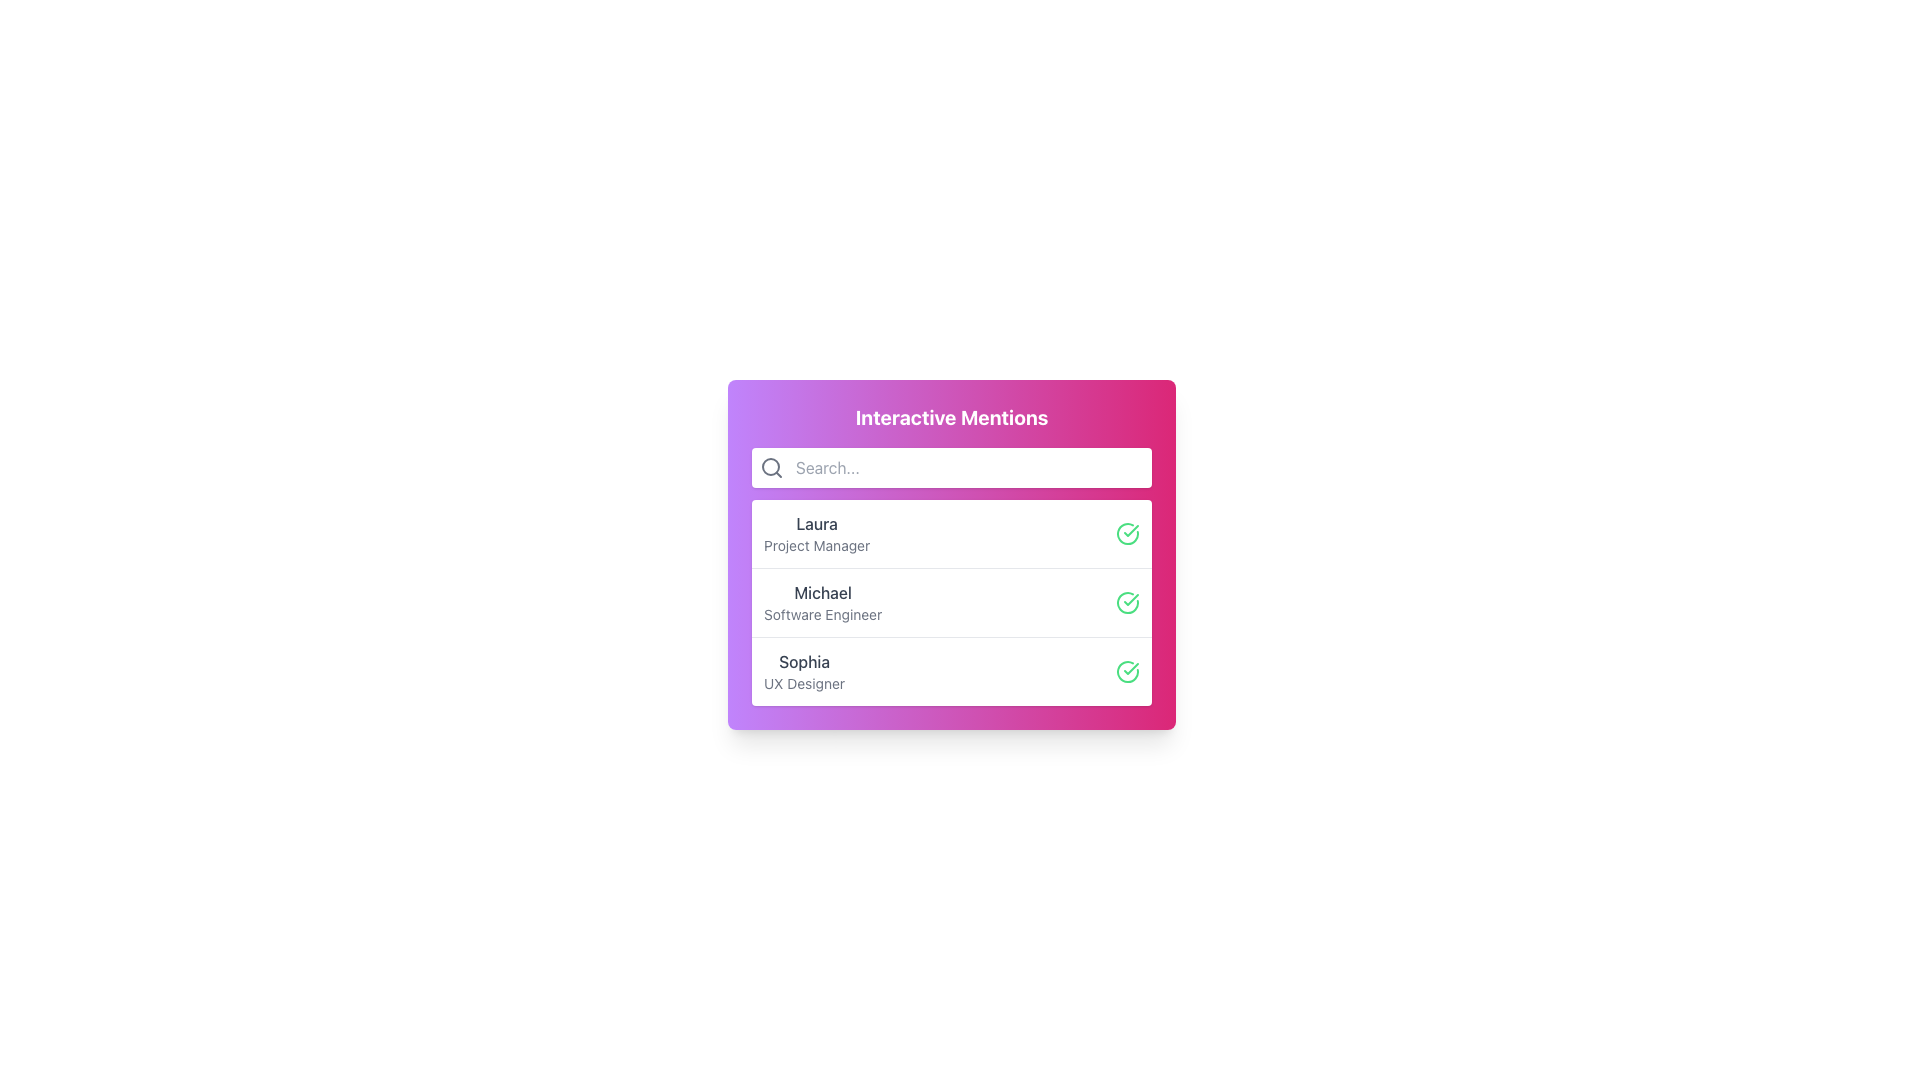  Describe the element at coordinates (817, 546) in the screenshot. I see `text label displaying 'Project Manager' located below the name 'Laura' in the list of text elements` at that location.